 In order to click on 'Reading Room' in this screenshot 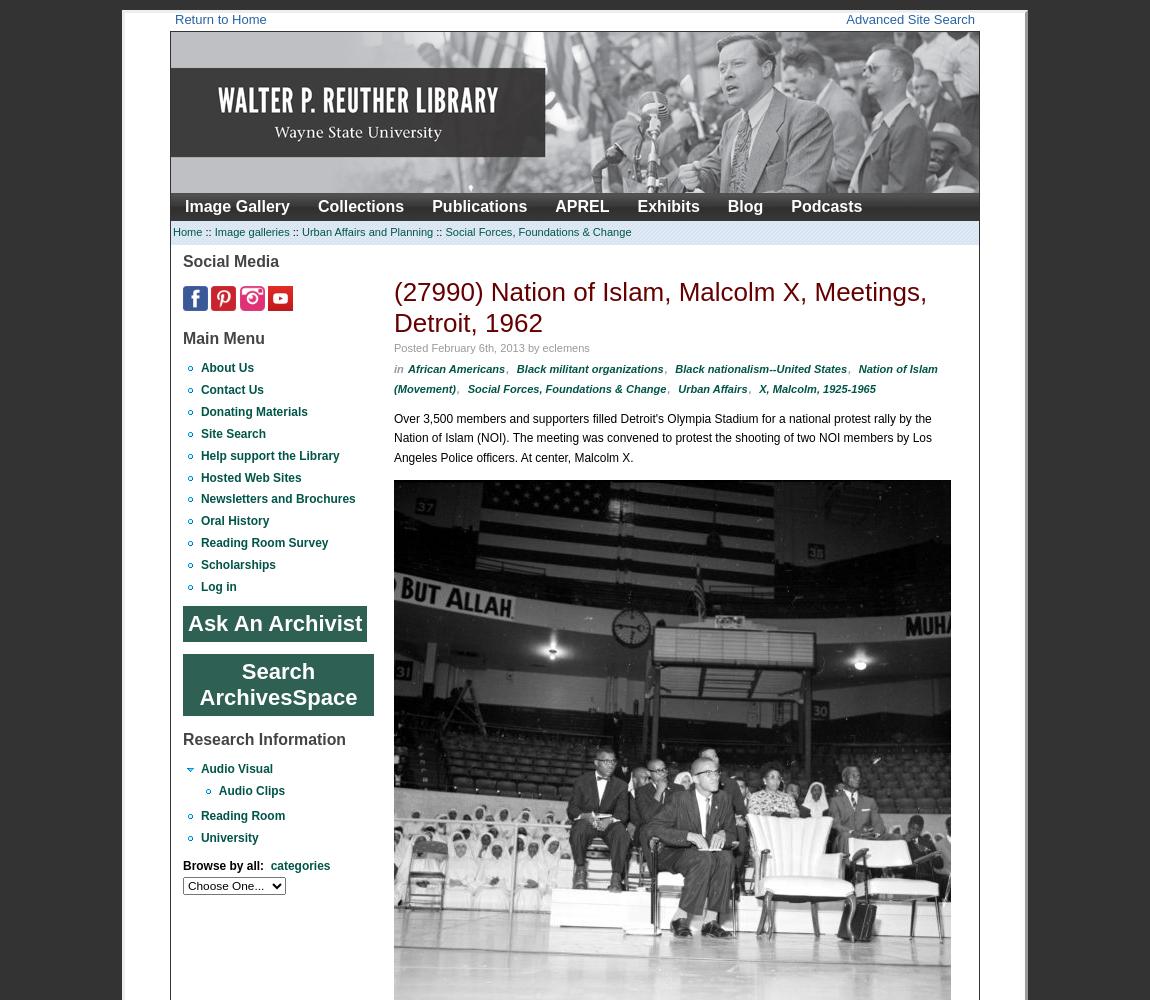, I will do `click(241, 814)`.